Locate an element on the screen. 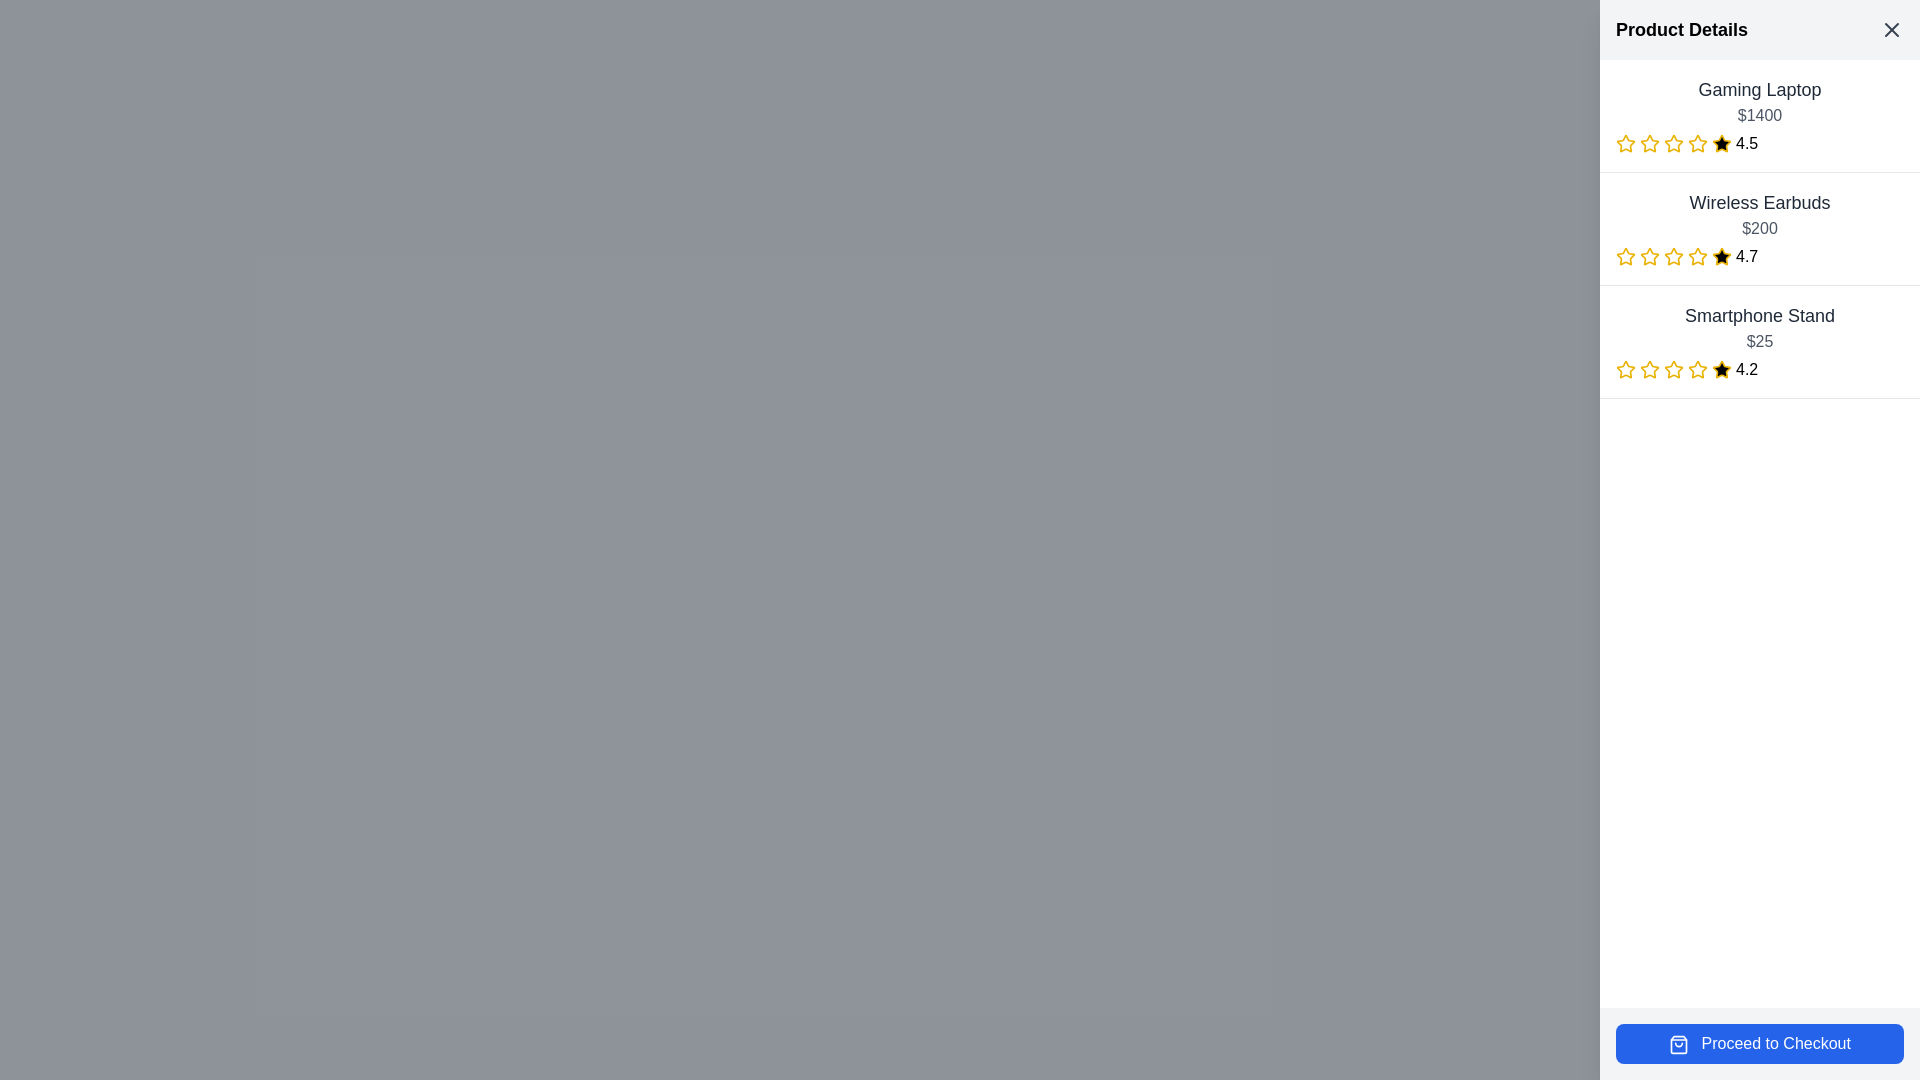  the second yellow outlined star icon representing the rating for 'Wireless Earbuds' is located at coordinates (1626, 255).